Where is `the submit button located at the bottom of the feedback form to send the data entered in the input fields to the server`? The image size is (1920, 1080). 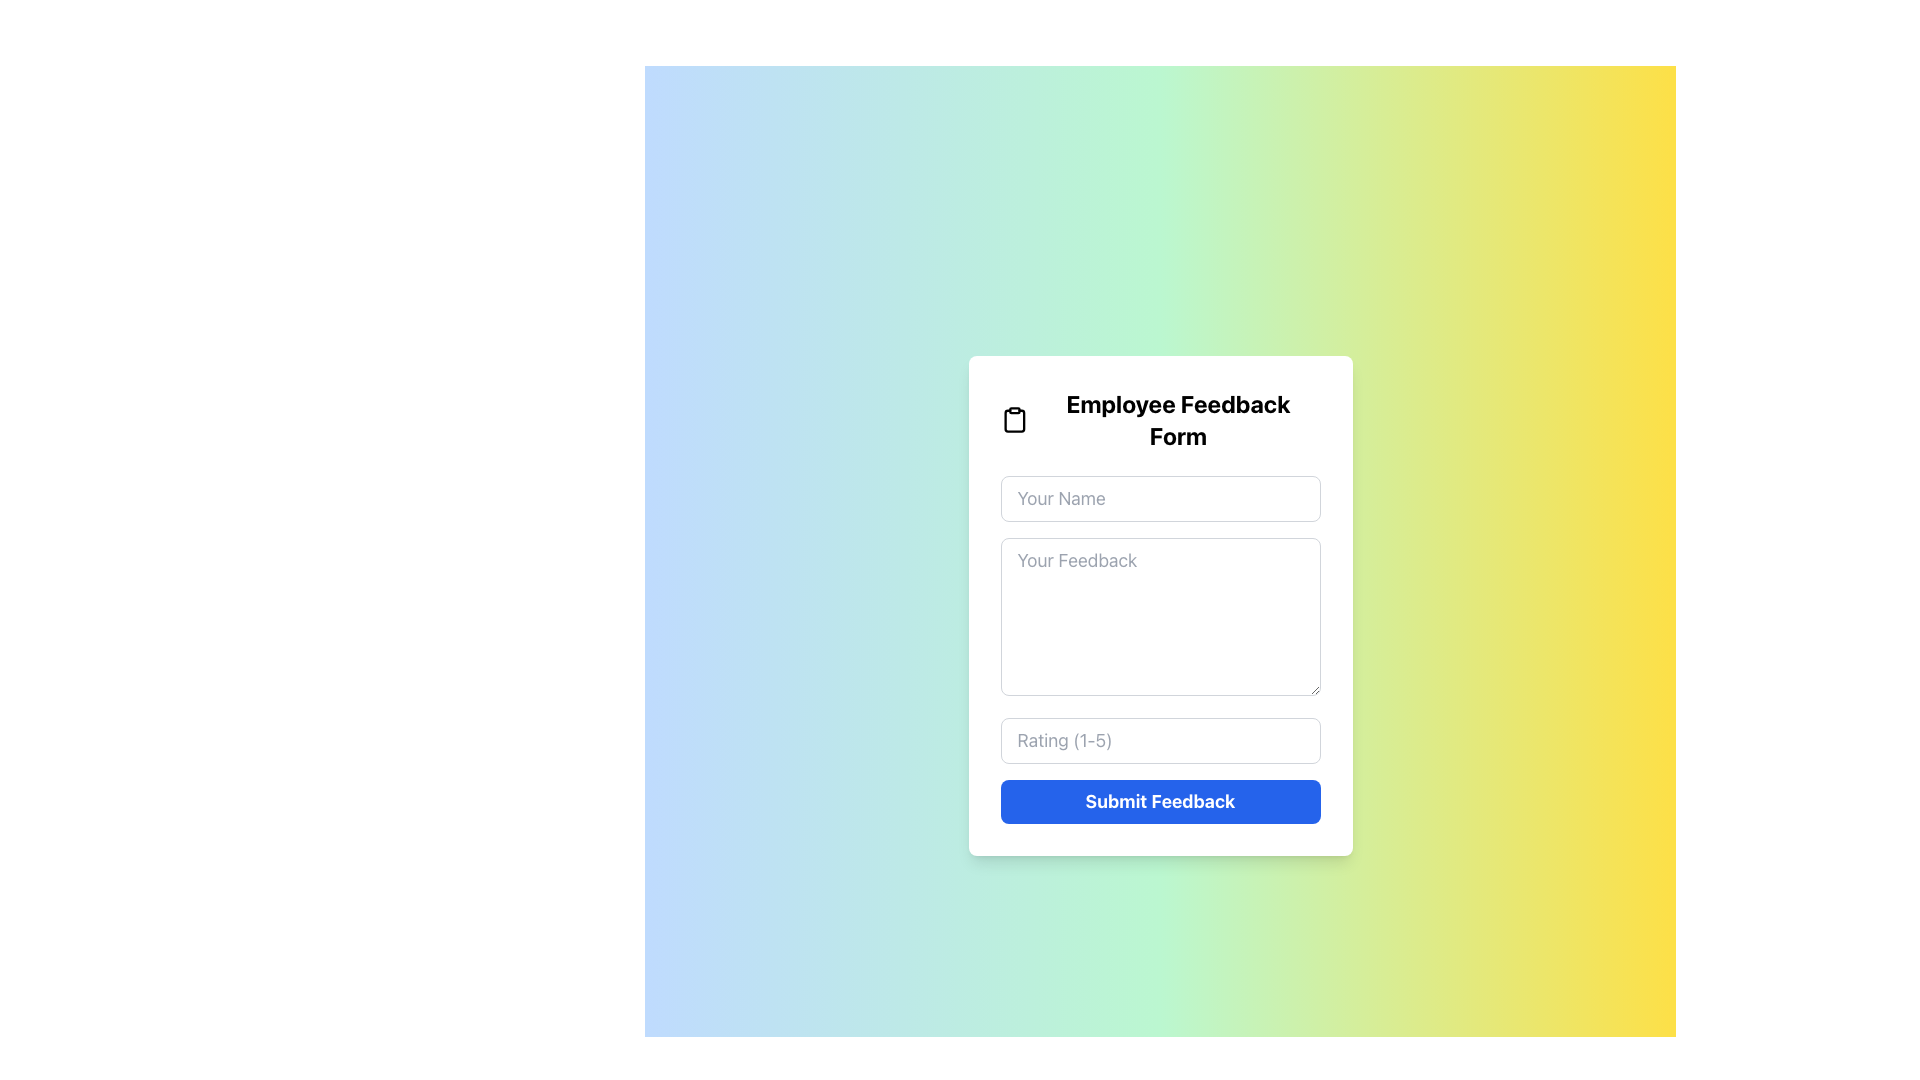 the submit button located at the bottom of the feedback form to send the data entered in the input fields to the server is located at coordinates (1160, 801).